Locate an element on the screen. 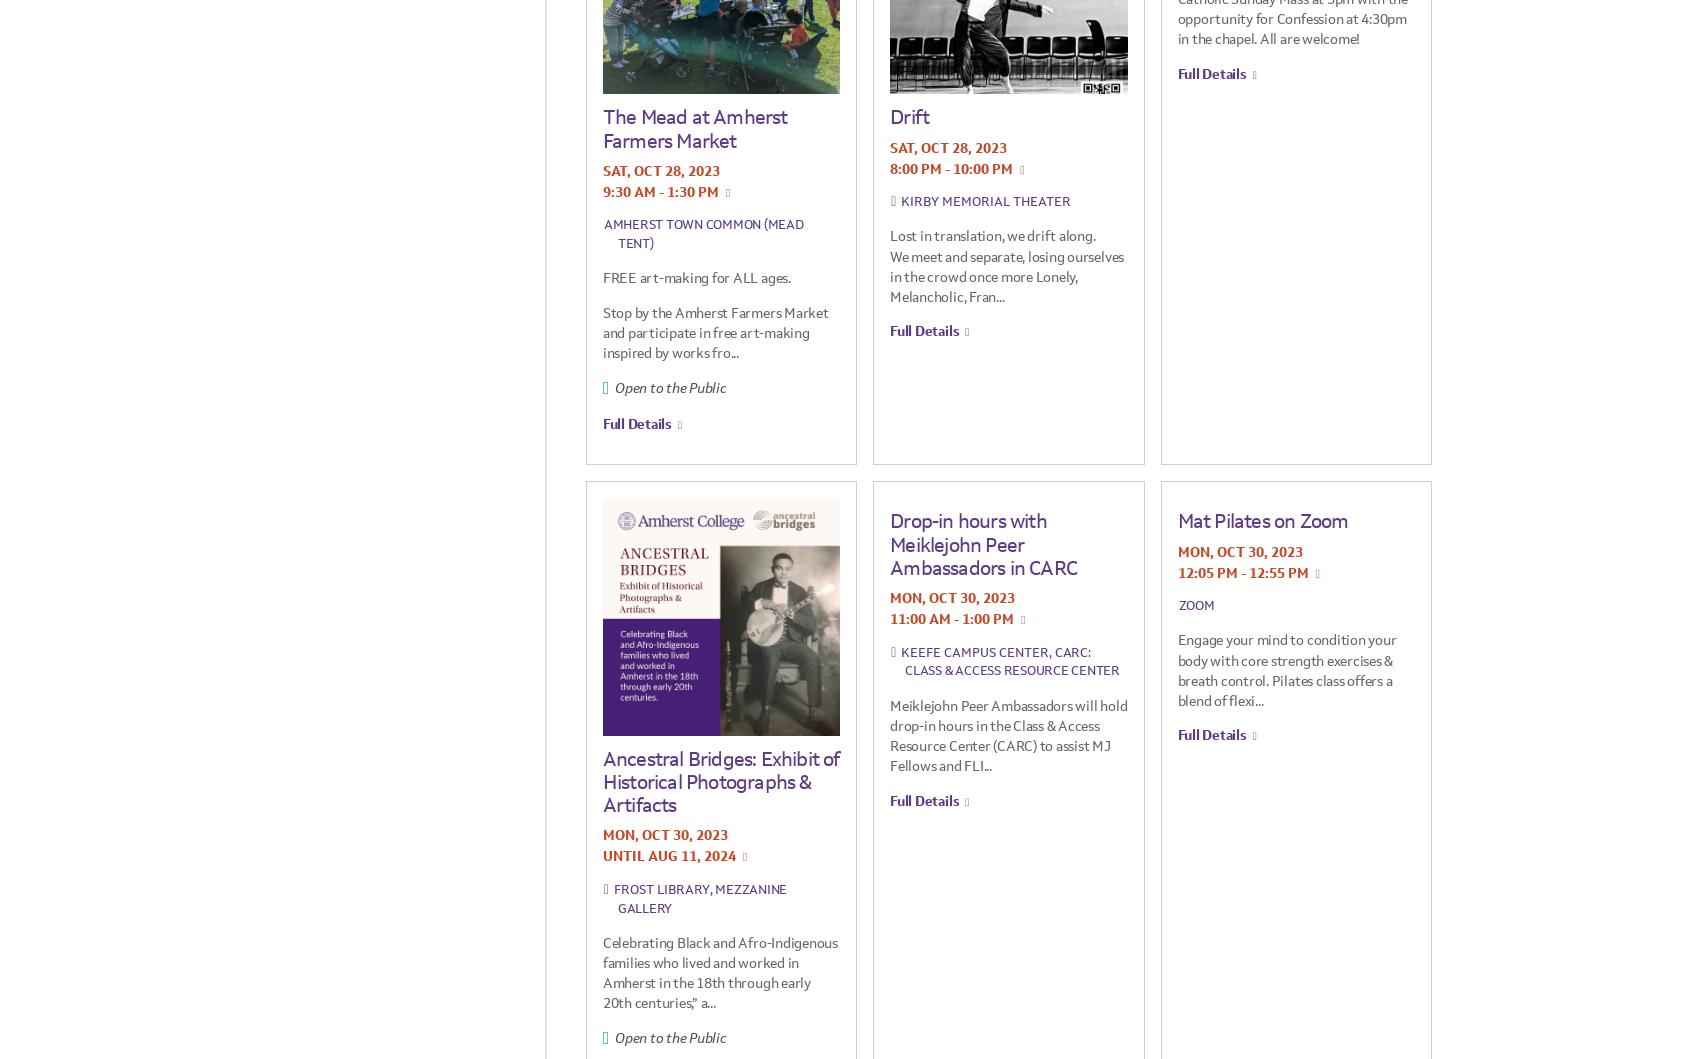  'Kirby Memorial Theater' is located at coordinates (984, 200).